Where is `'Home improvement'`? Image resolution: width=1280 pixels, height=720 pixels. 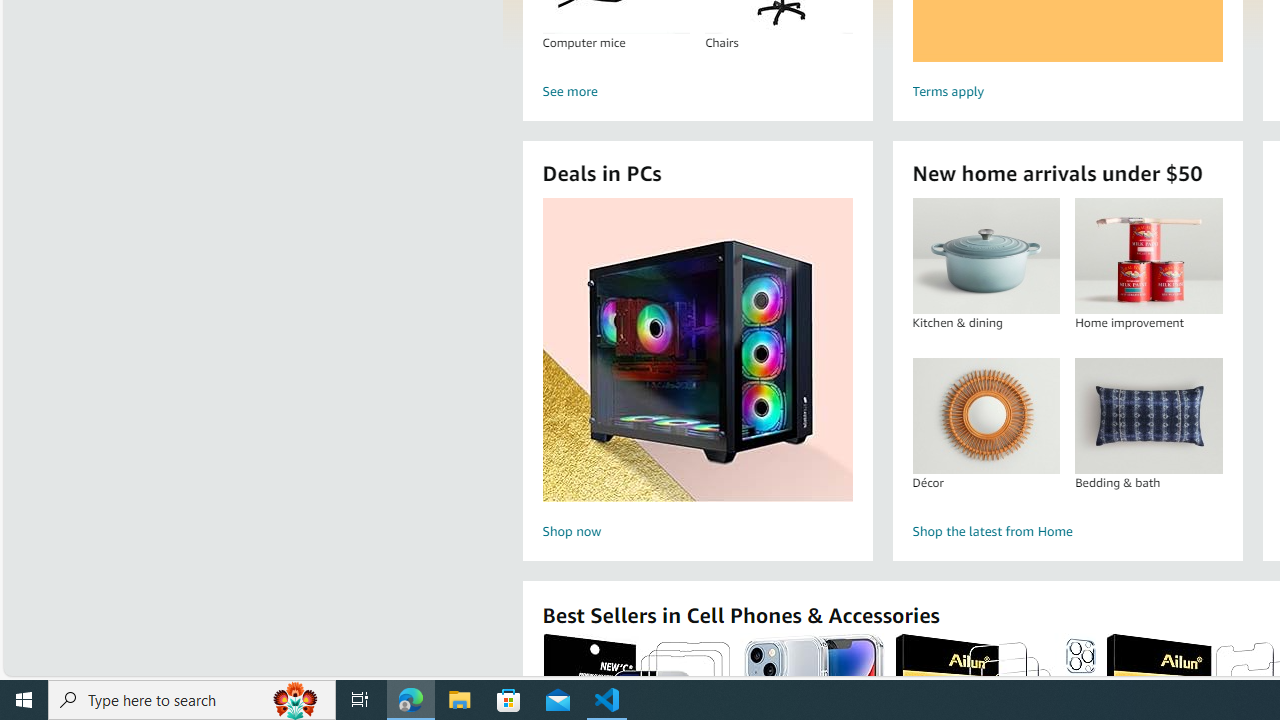
'Home improvement' is located at coordinates (1148, 255).